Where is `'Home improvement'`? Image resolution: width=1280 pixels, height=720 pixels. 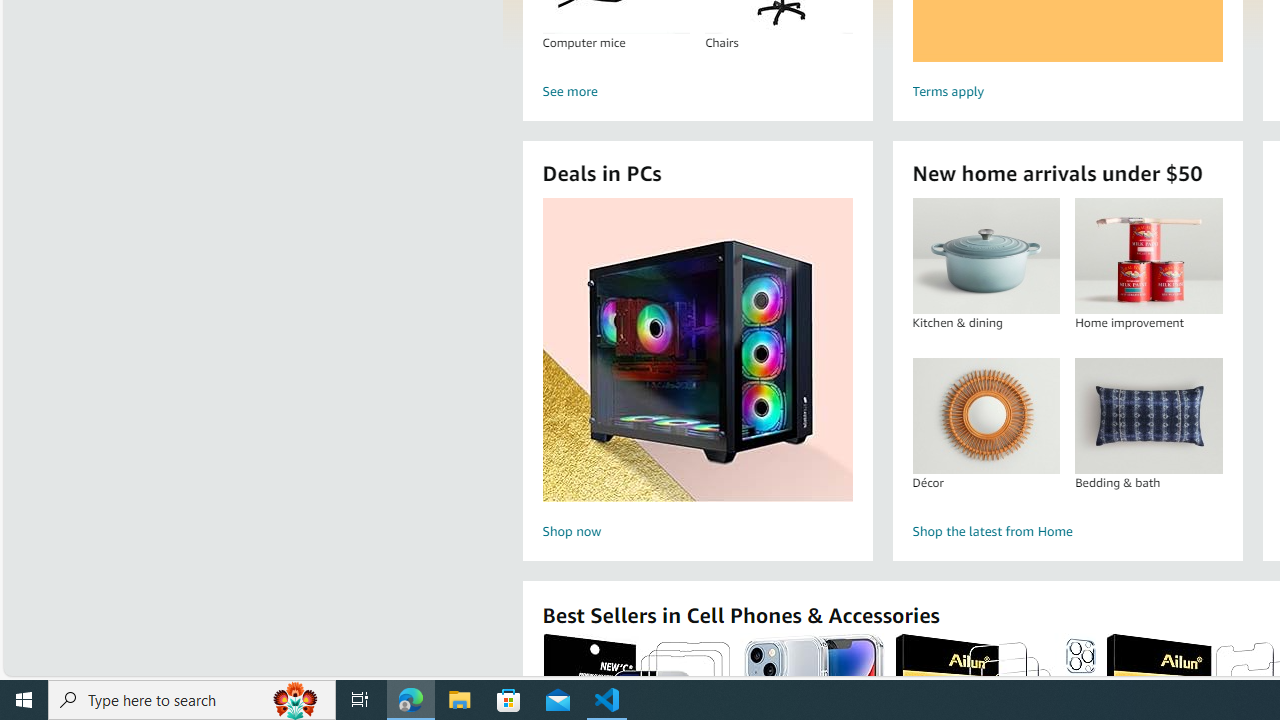
'Home improvement' is located at coordinates (1148, 255).